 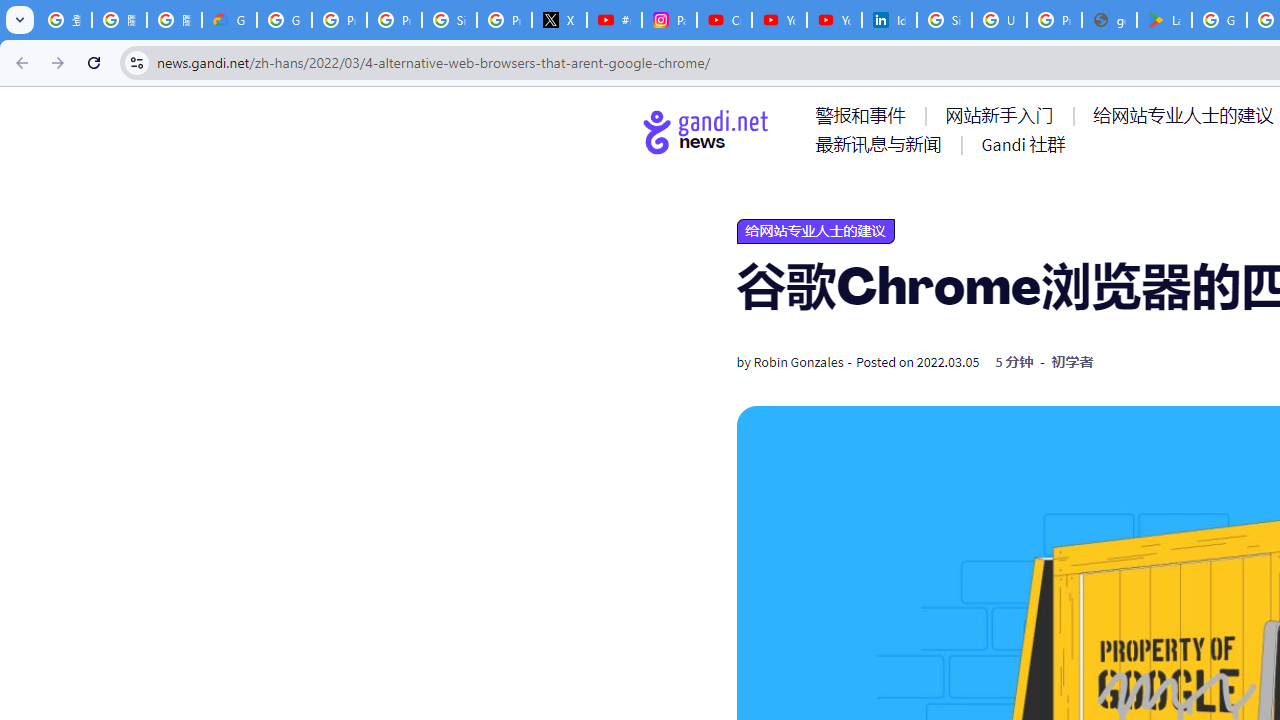 I want to click on 'Sign in - Google Accounts', so click(x=943, y=20).